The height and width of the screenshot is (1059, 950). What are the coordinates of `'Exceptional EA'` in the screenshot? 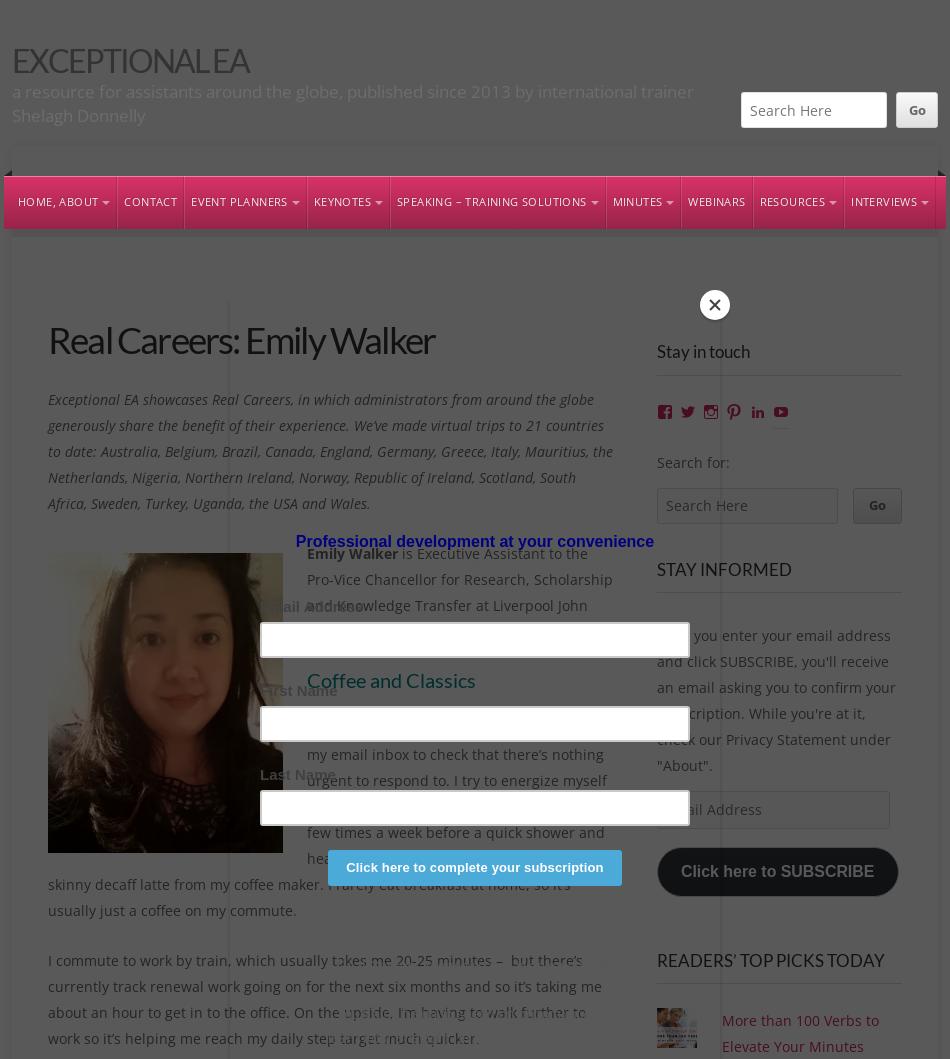 It's located at (11, 60).